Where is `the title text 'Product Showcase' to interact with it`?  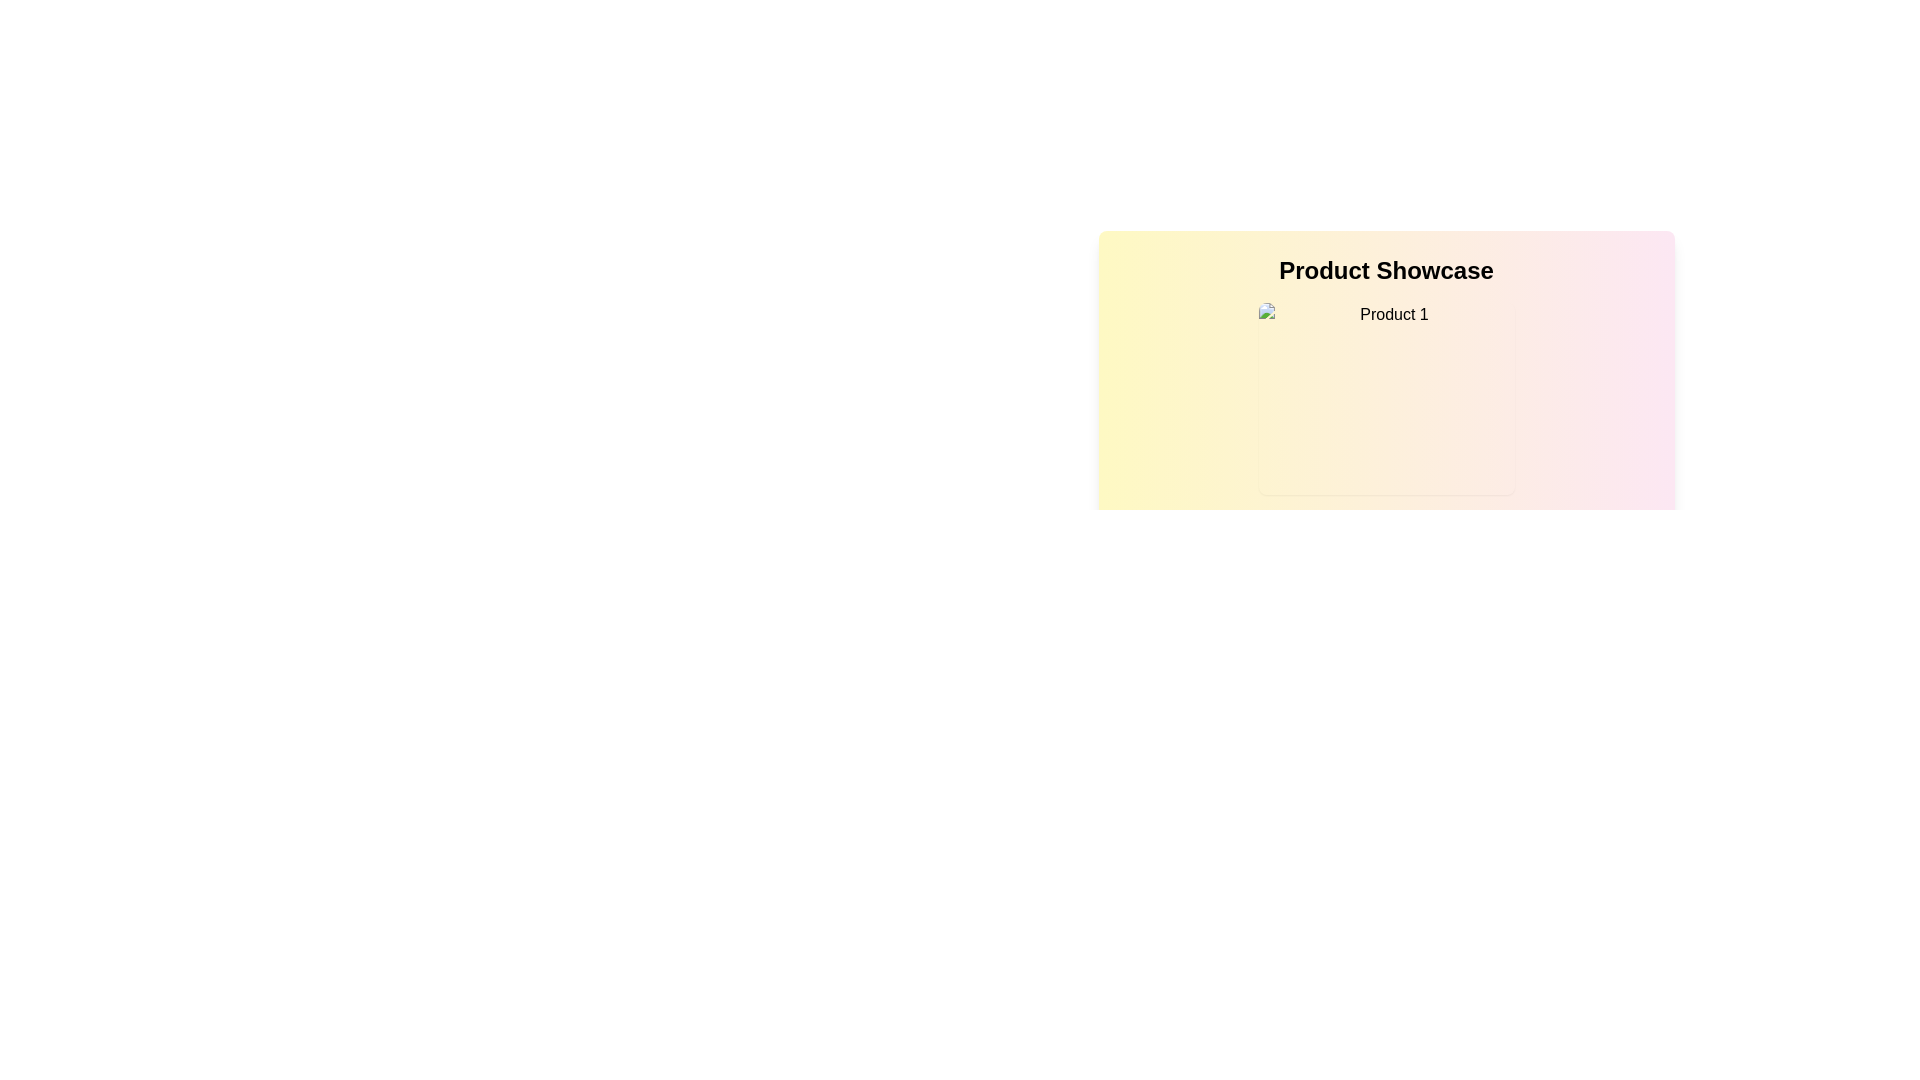 the title text 'Product Showcase' to interact with it is located at coordinates (1385, 270).